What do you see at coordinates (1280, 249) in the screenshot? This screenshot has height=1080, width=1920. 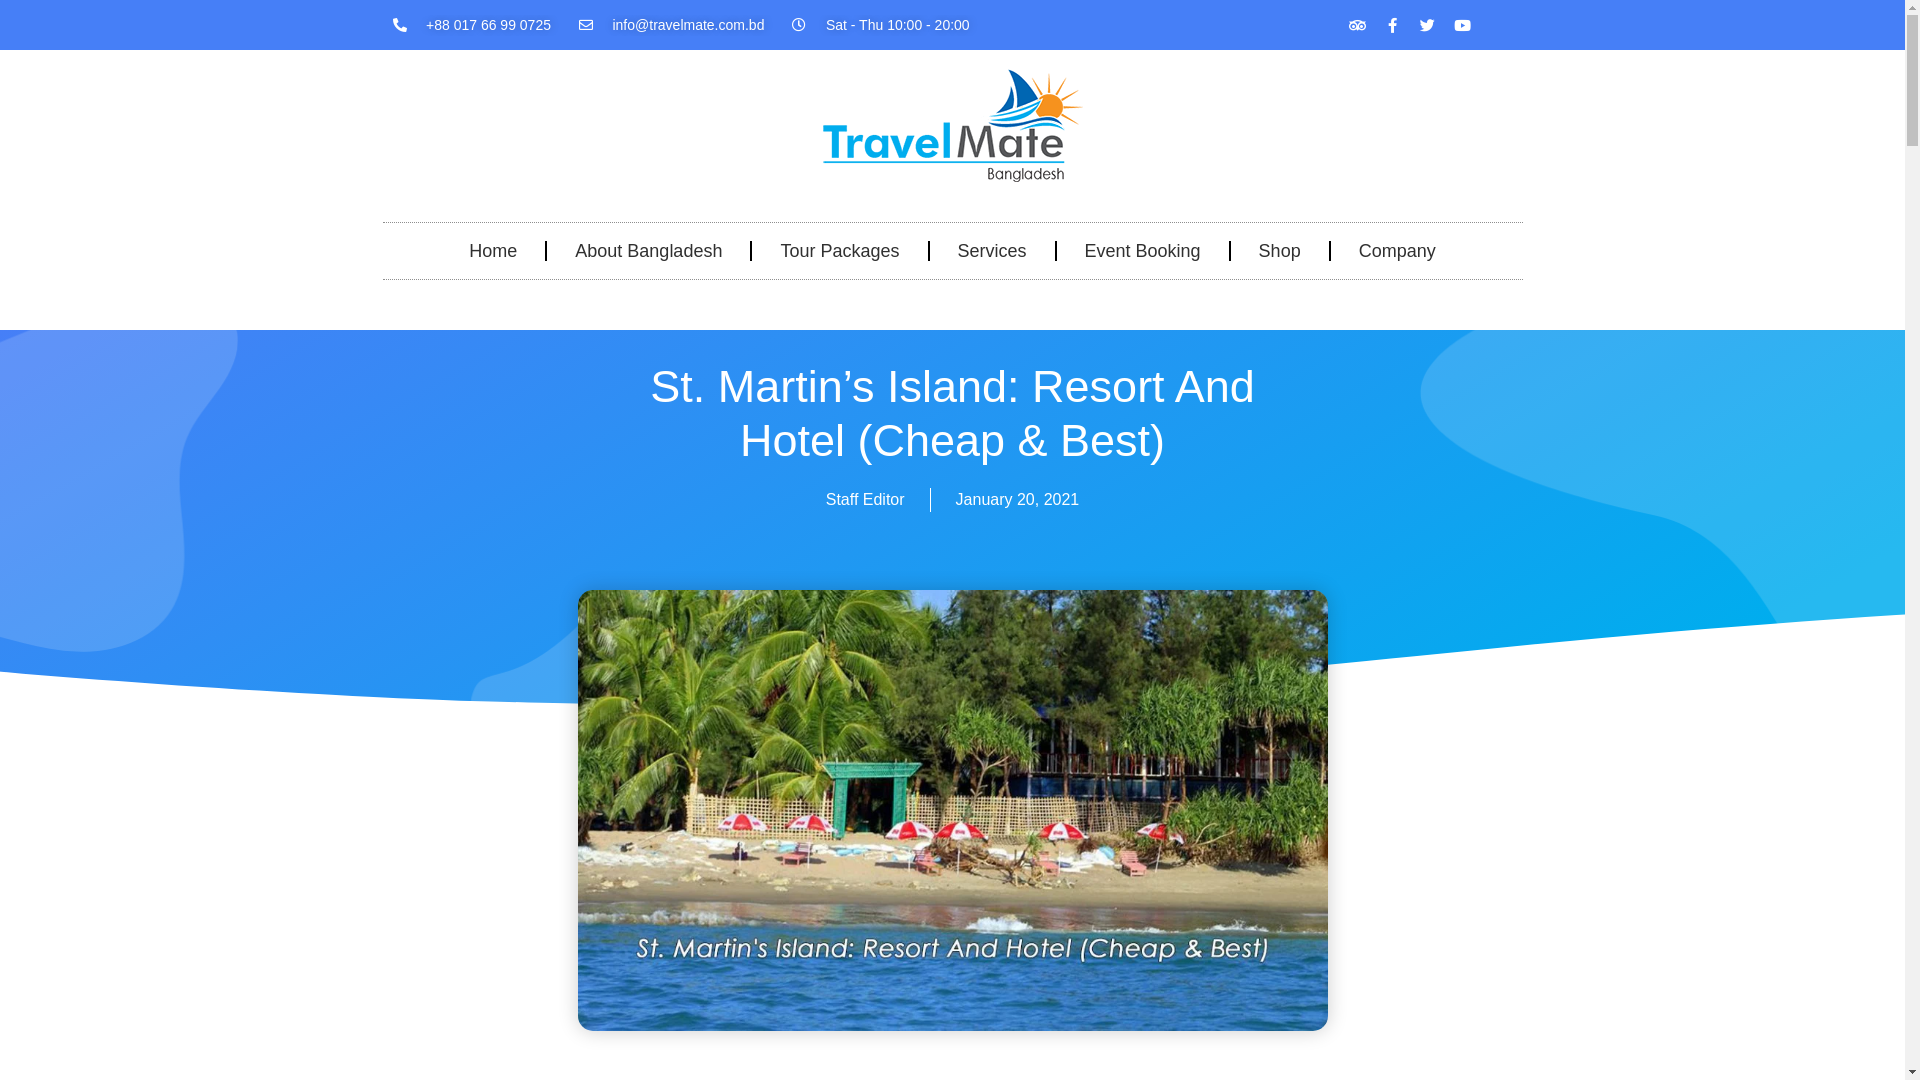 I see `'Shop'` at bounding box center [1280, 249].